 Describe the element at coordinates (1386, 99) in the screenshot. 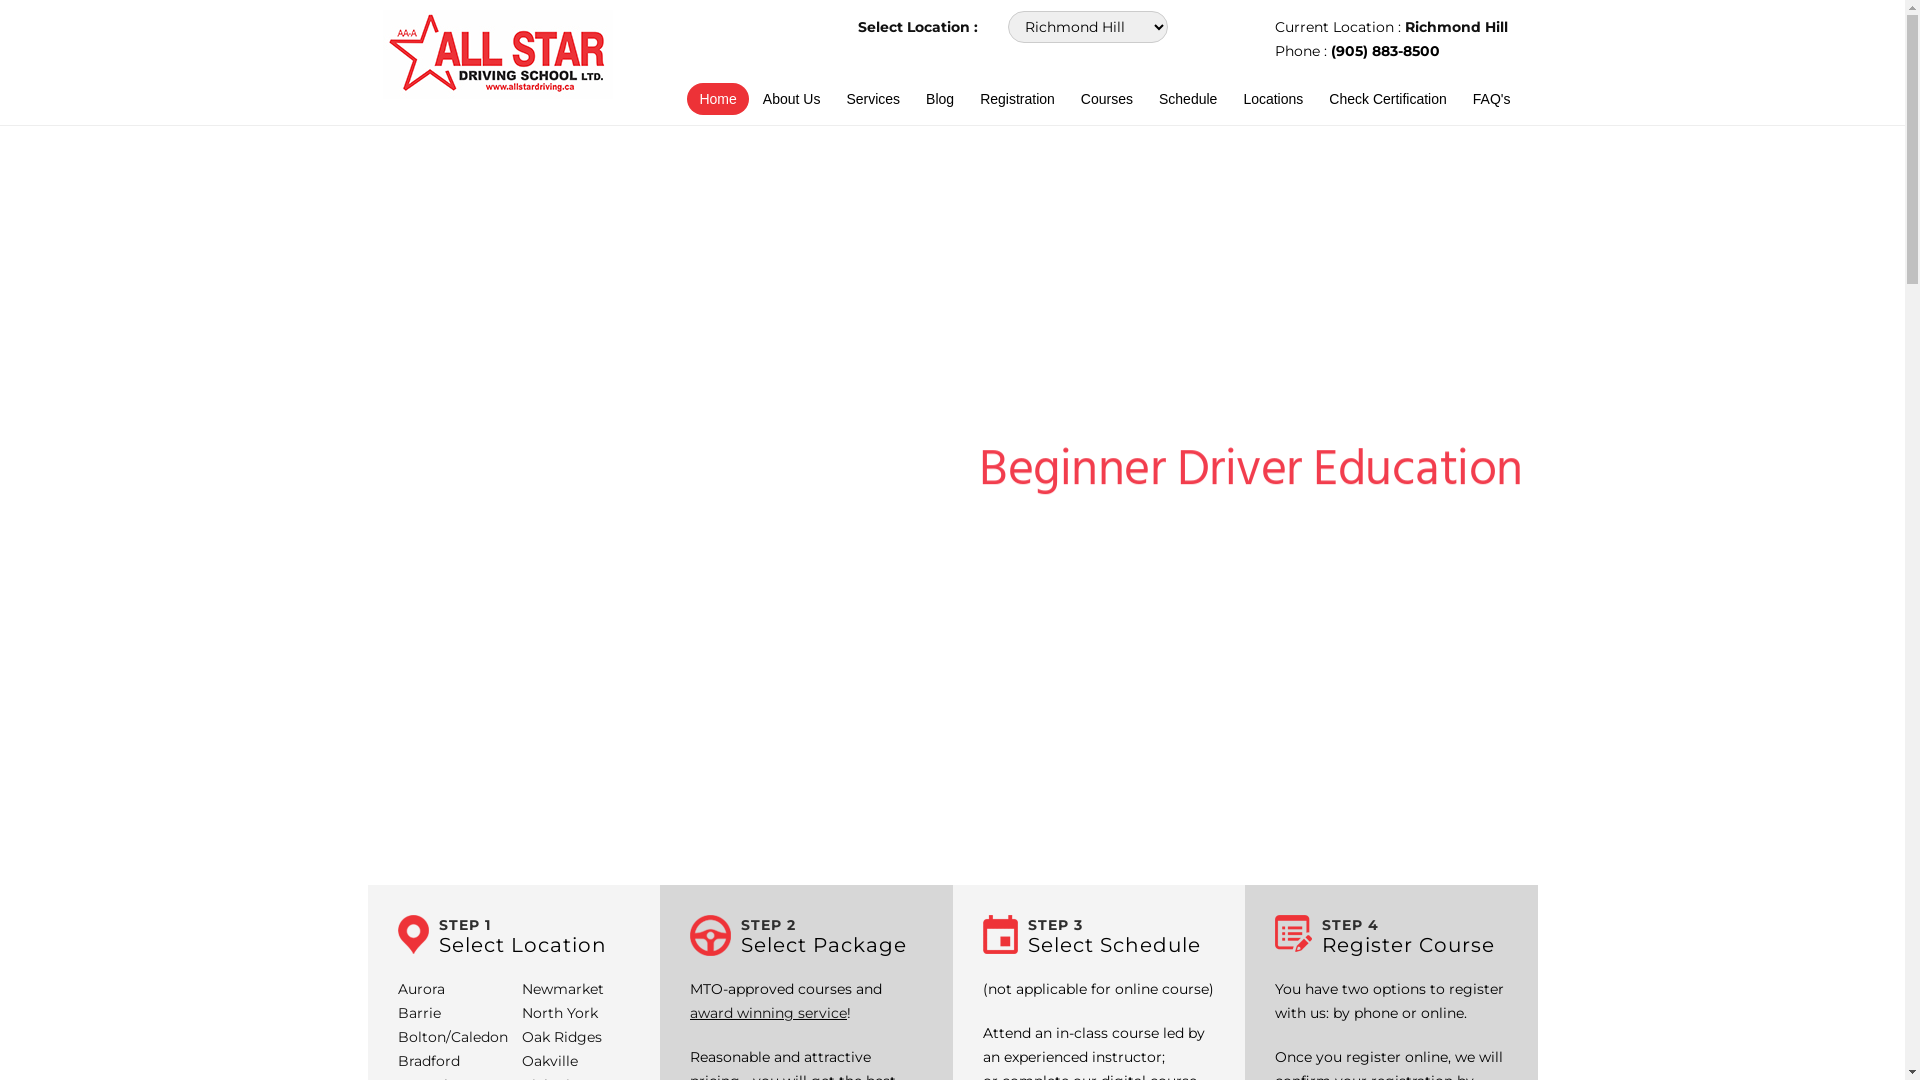

I see `'Check Certification'` at that location.